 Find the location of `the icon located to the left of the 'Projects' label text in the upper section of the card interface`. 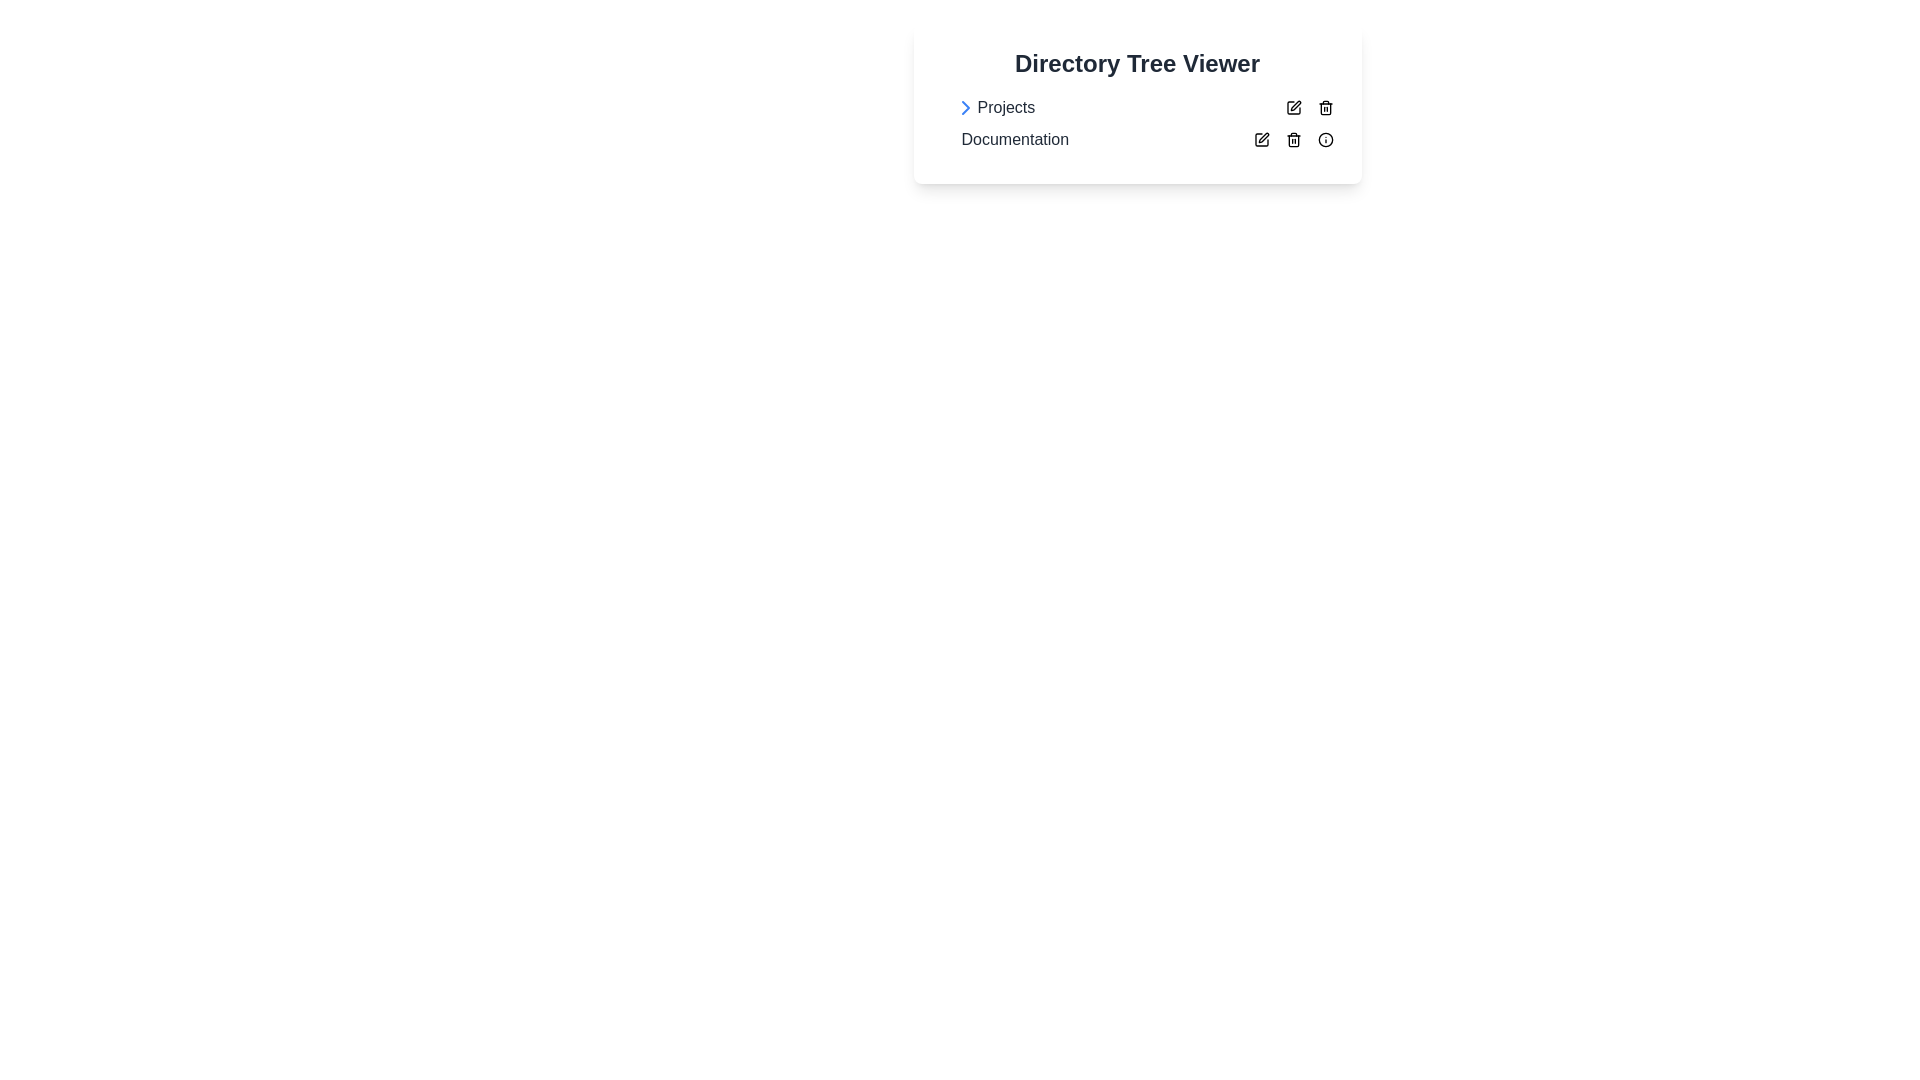

the icon located to the left of the 'Projects' label text in the upper section of the card interface is located at coordinates (965, 108).